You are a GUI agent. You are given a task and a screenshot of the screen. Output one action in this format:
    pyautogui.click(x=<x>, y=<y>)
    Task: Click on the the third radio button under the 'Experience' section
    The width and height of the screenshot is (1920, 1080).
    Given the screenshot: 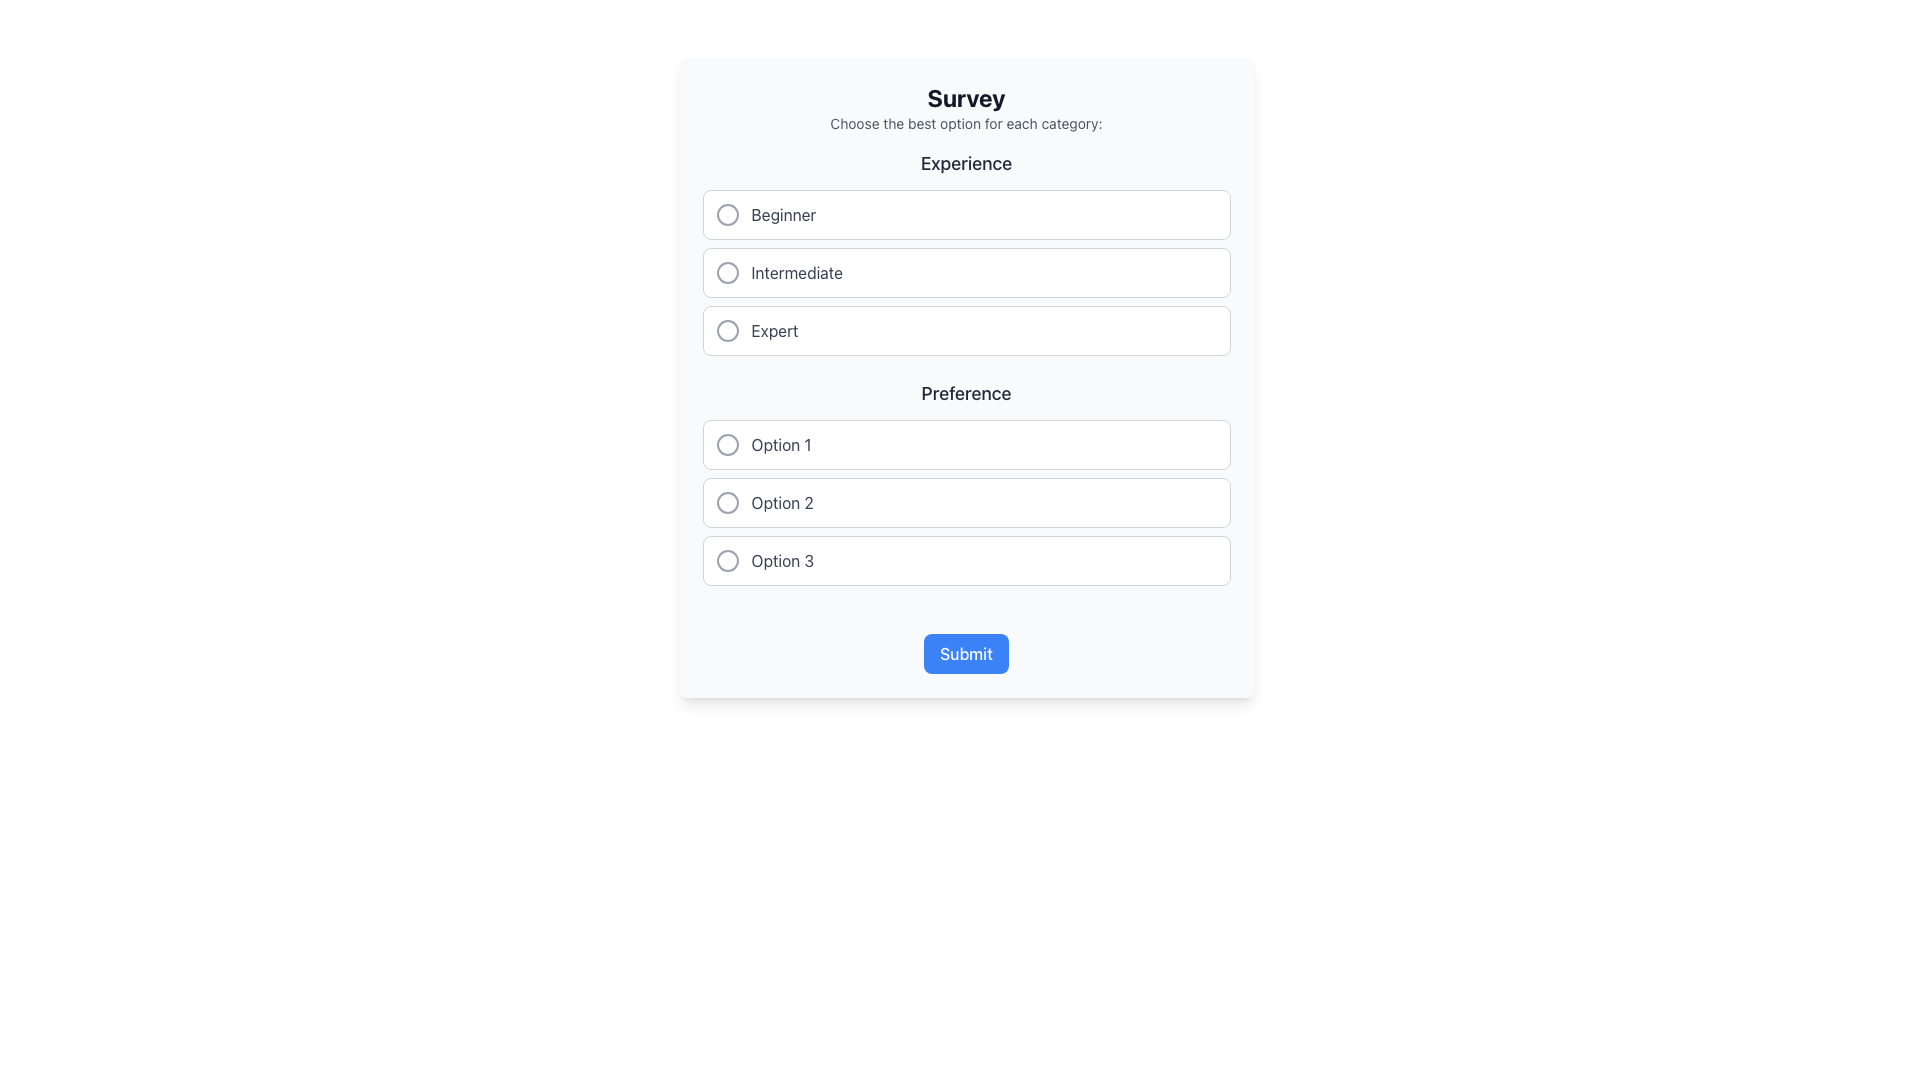 What is the action you would take?
    pyautogui.click(x=726, y=330)
    